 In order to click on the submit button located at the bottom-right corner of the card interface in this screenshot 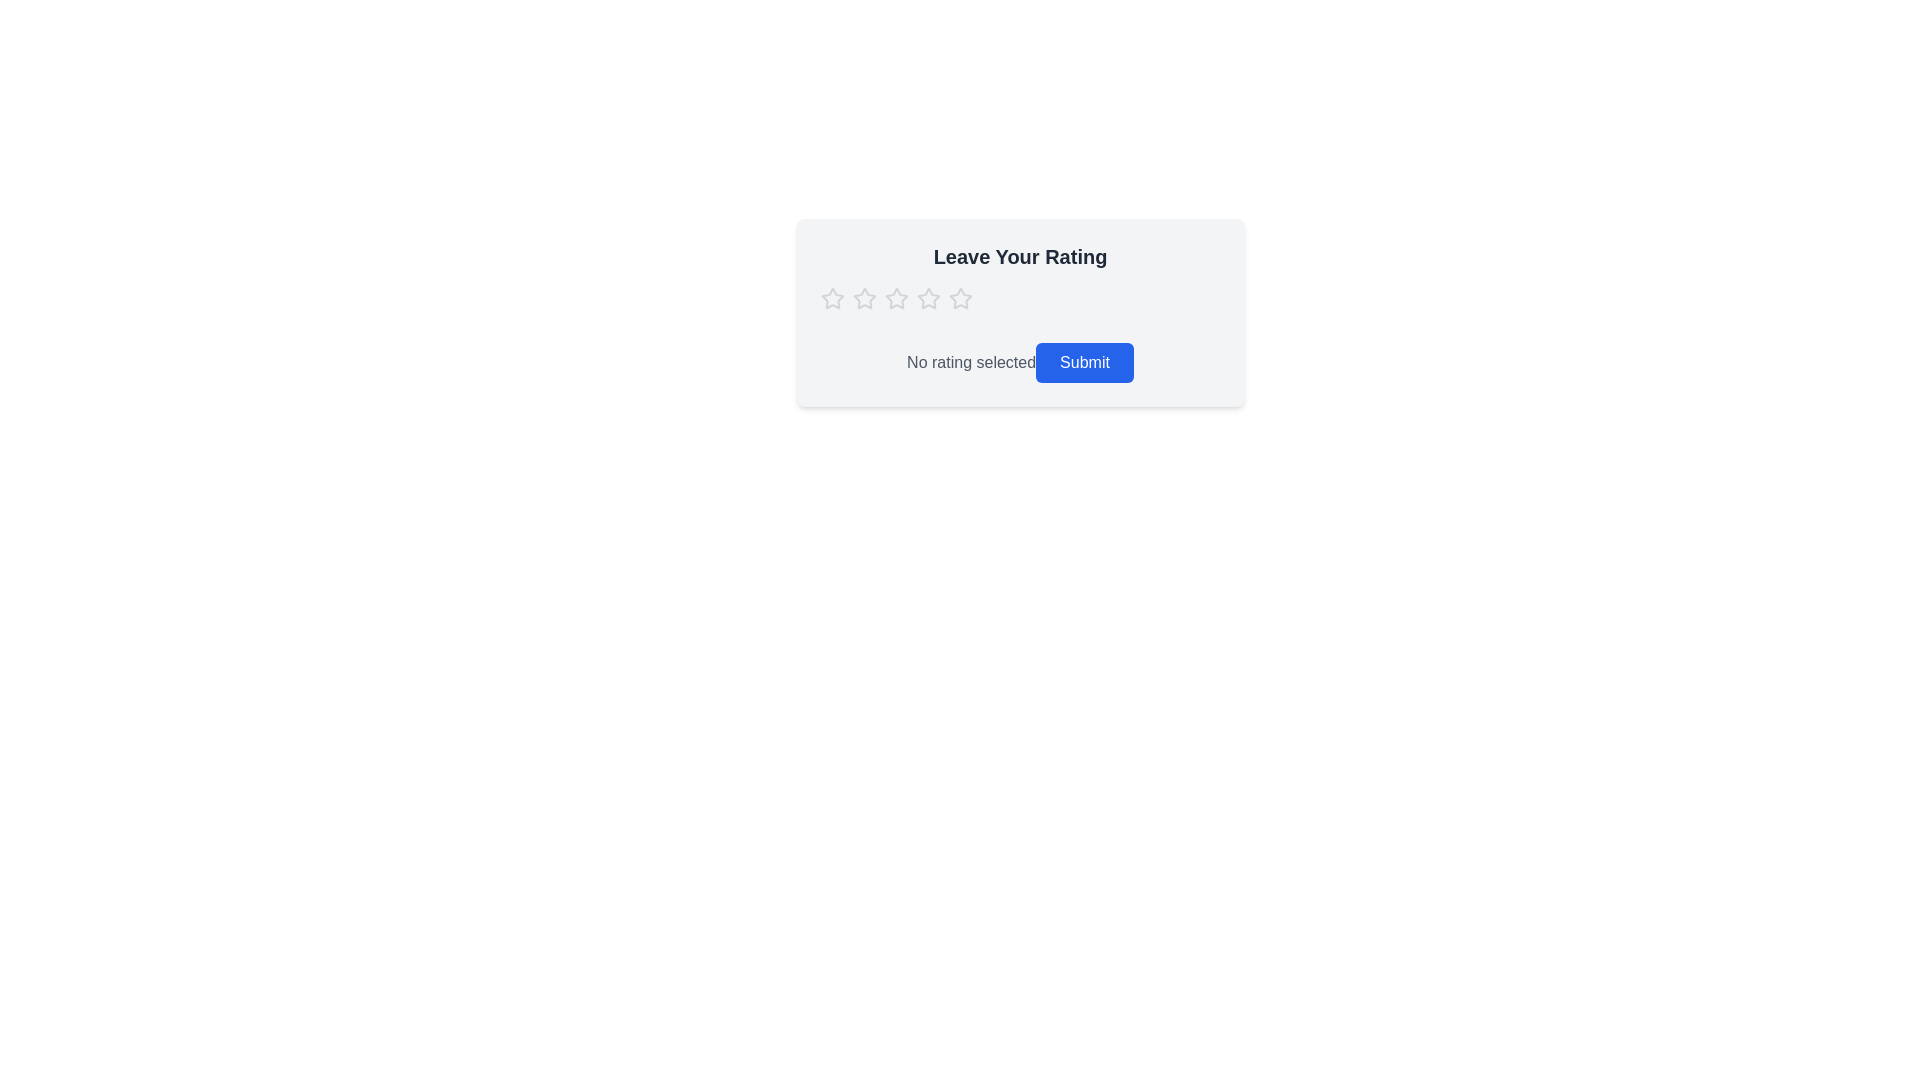, I will do `click(1083, 362)`.